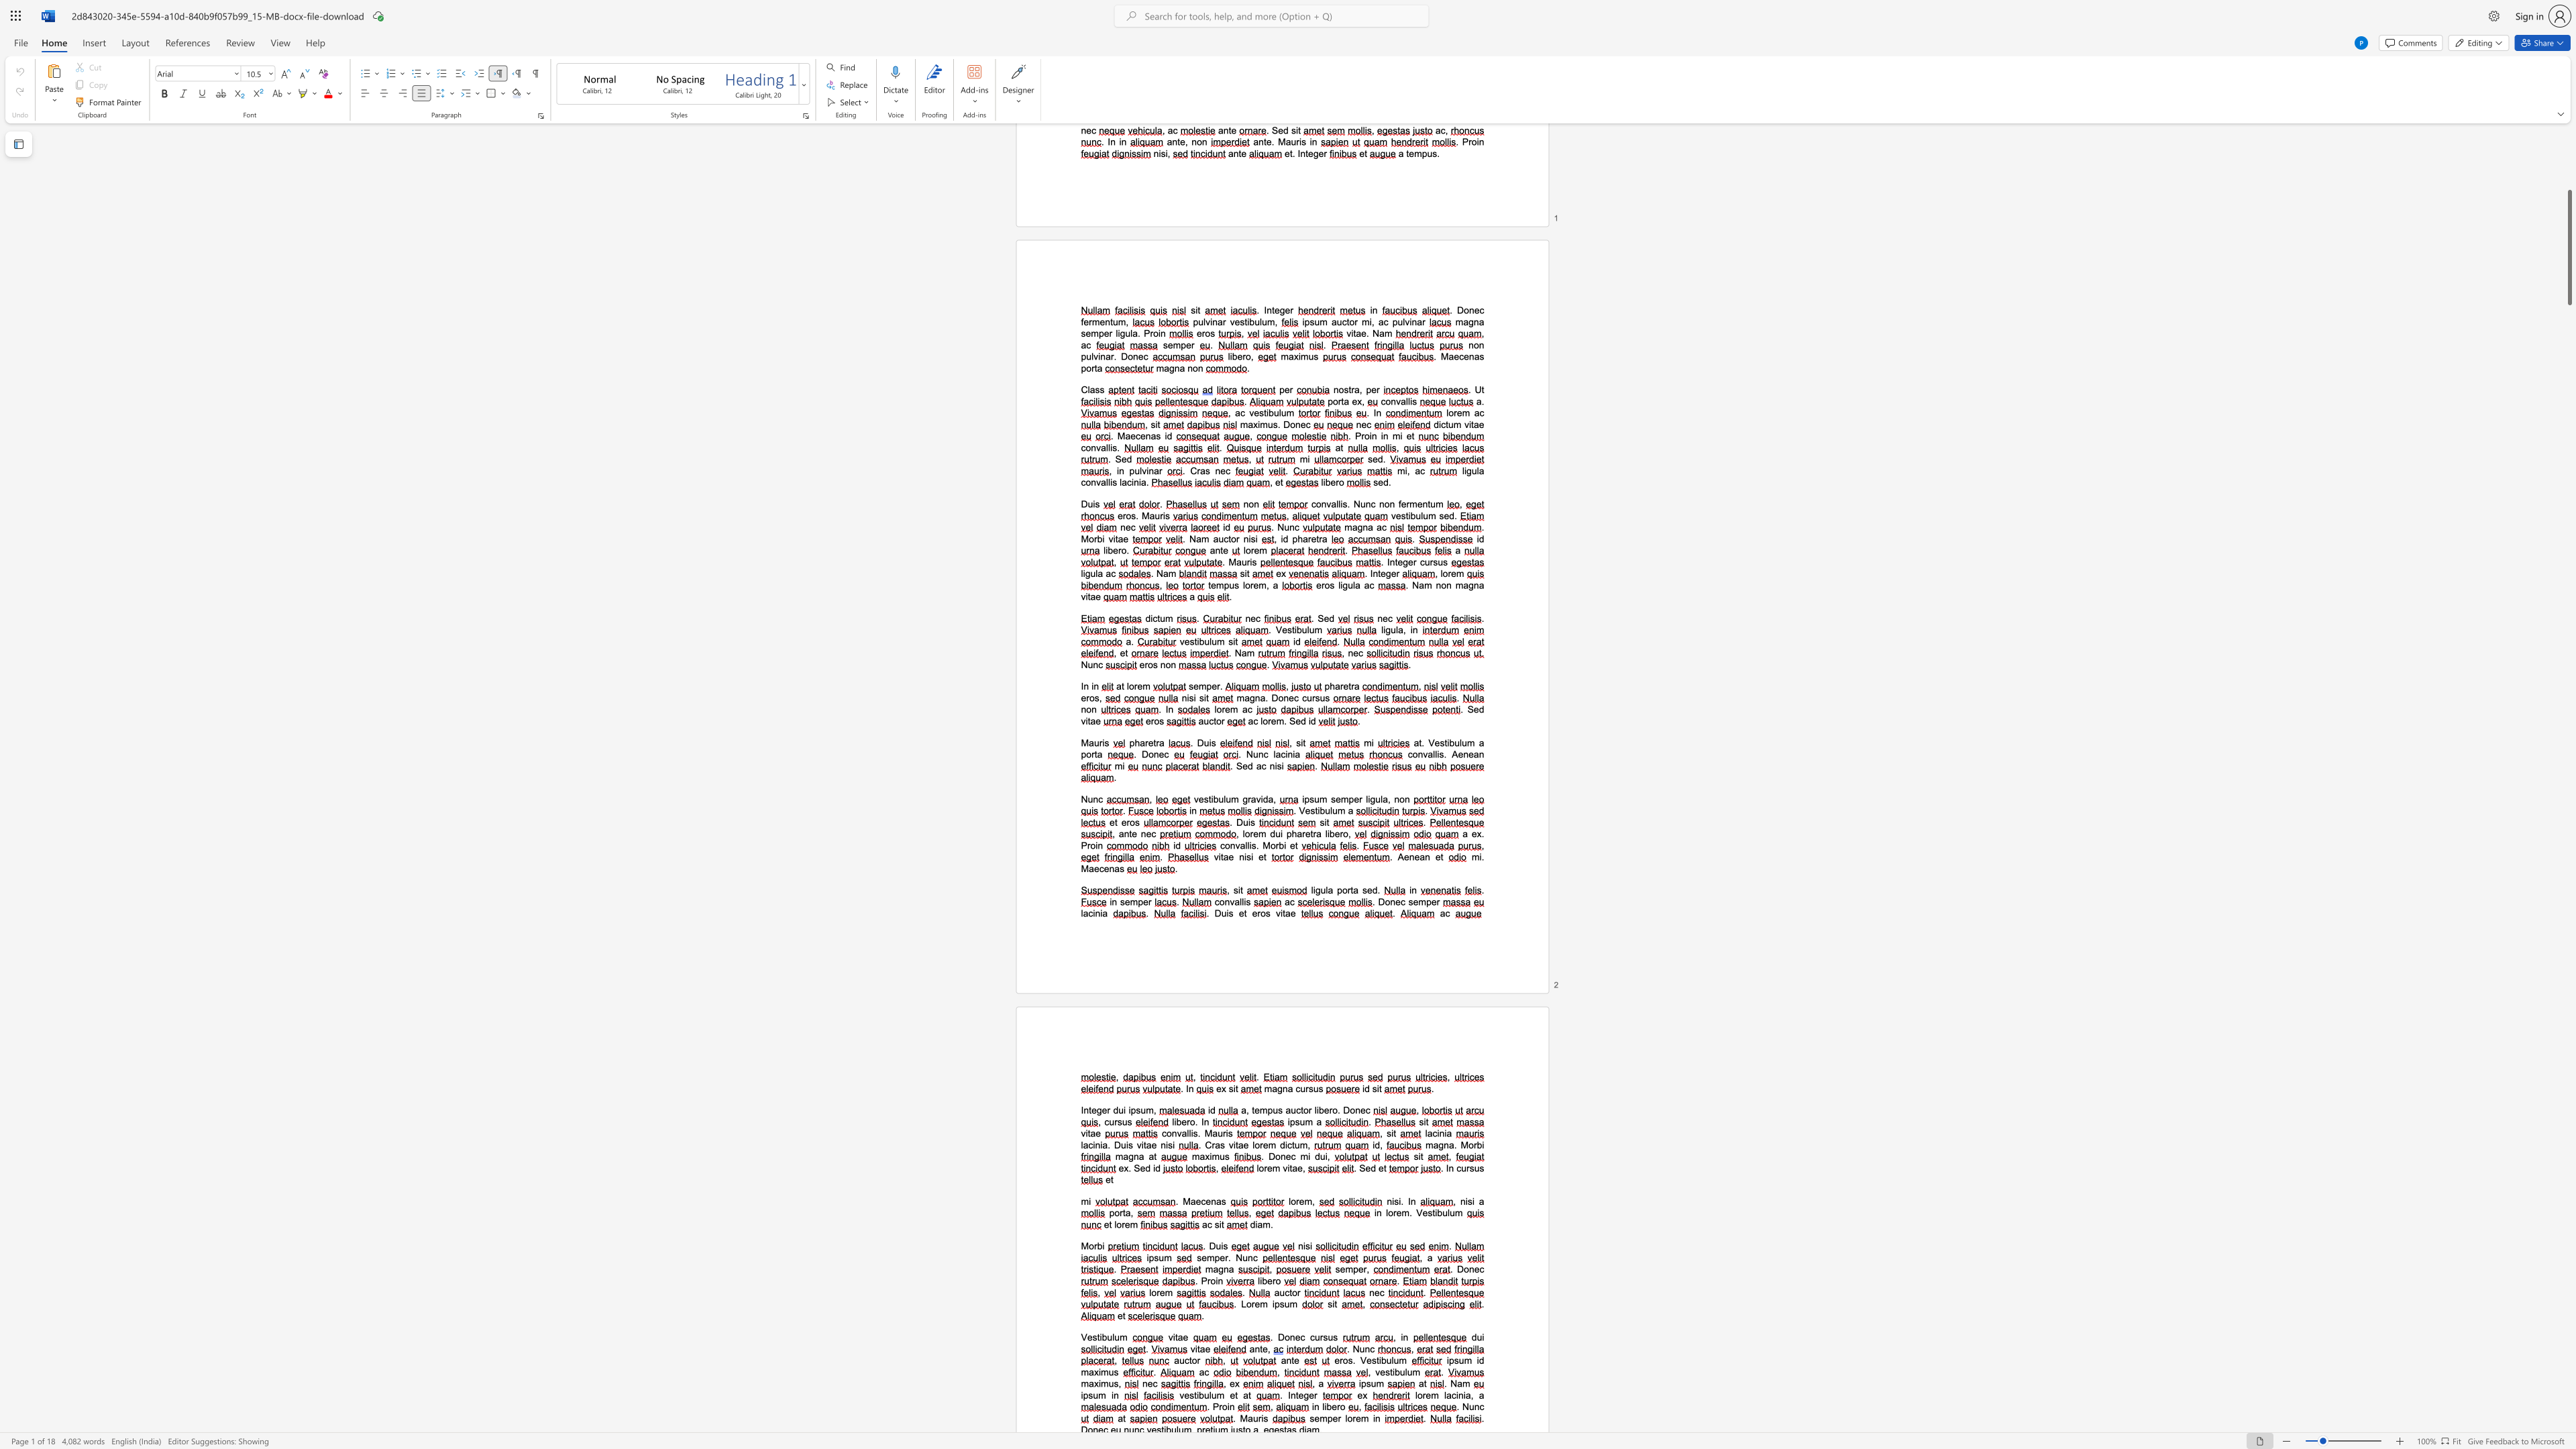  What do you see at coordinates (1145, 1110) in the screenshot?
I see `the space between the continuous character "u" and "m" in the text` at bounding box center [1145, 1110].